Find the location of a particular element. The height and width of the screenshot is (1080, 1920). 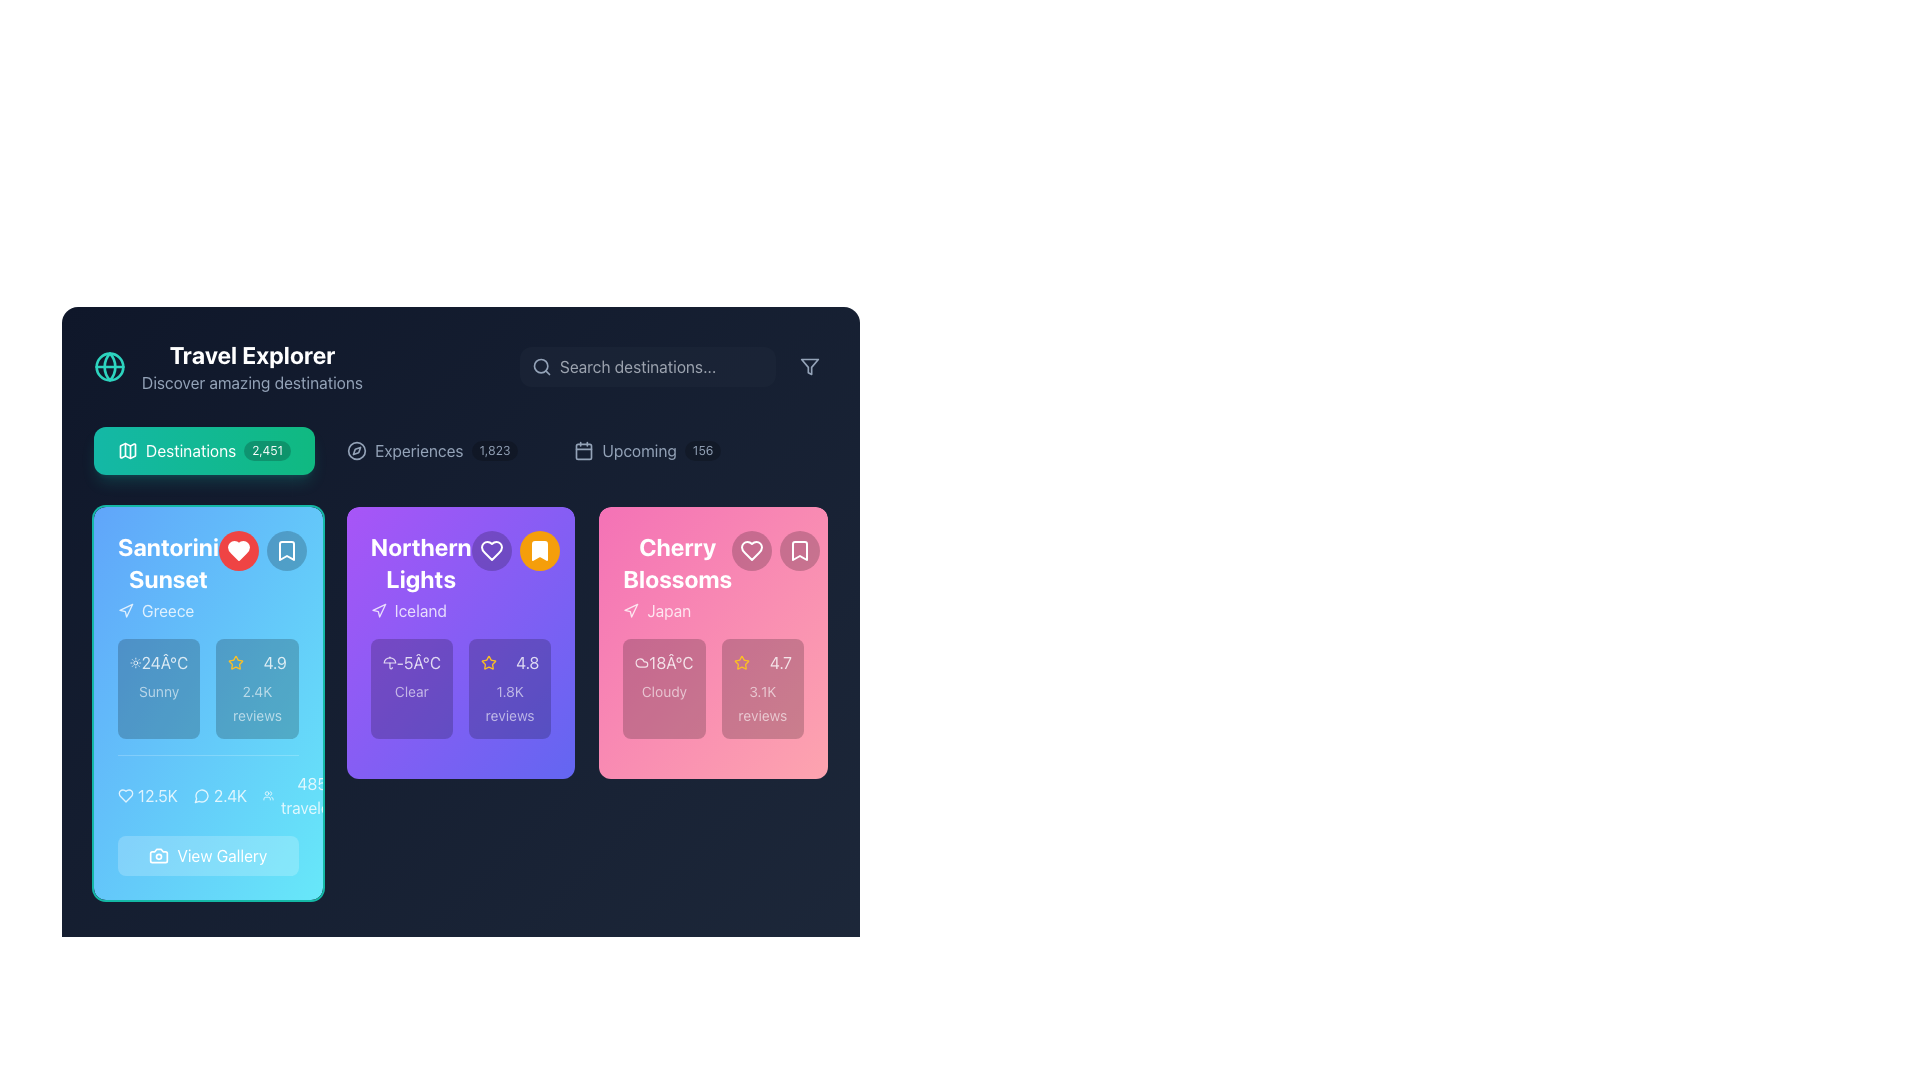

the temperature display '-5°C' in white text, which is located in the lower part of the purple card labeled 'Northern Lights' is located at coordinates (417, 663).